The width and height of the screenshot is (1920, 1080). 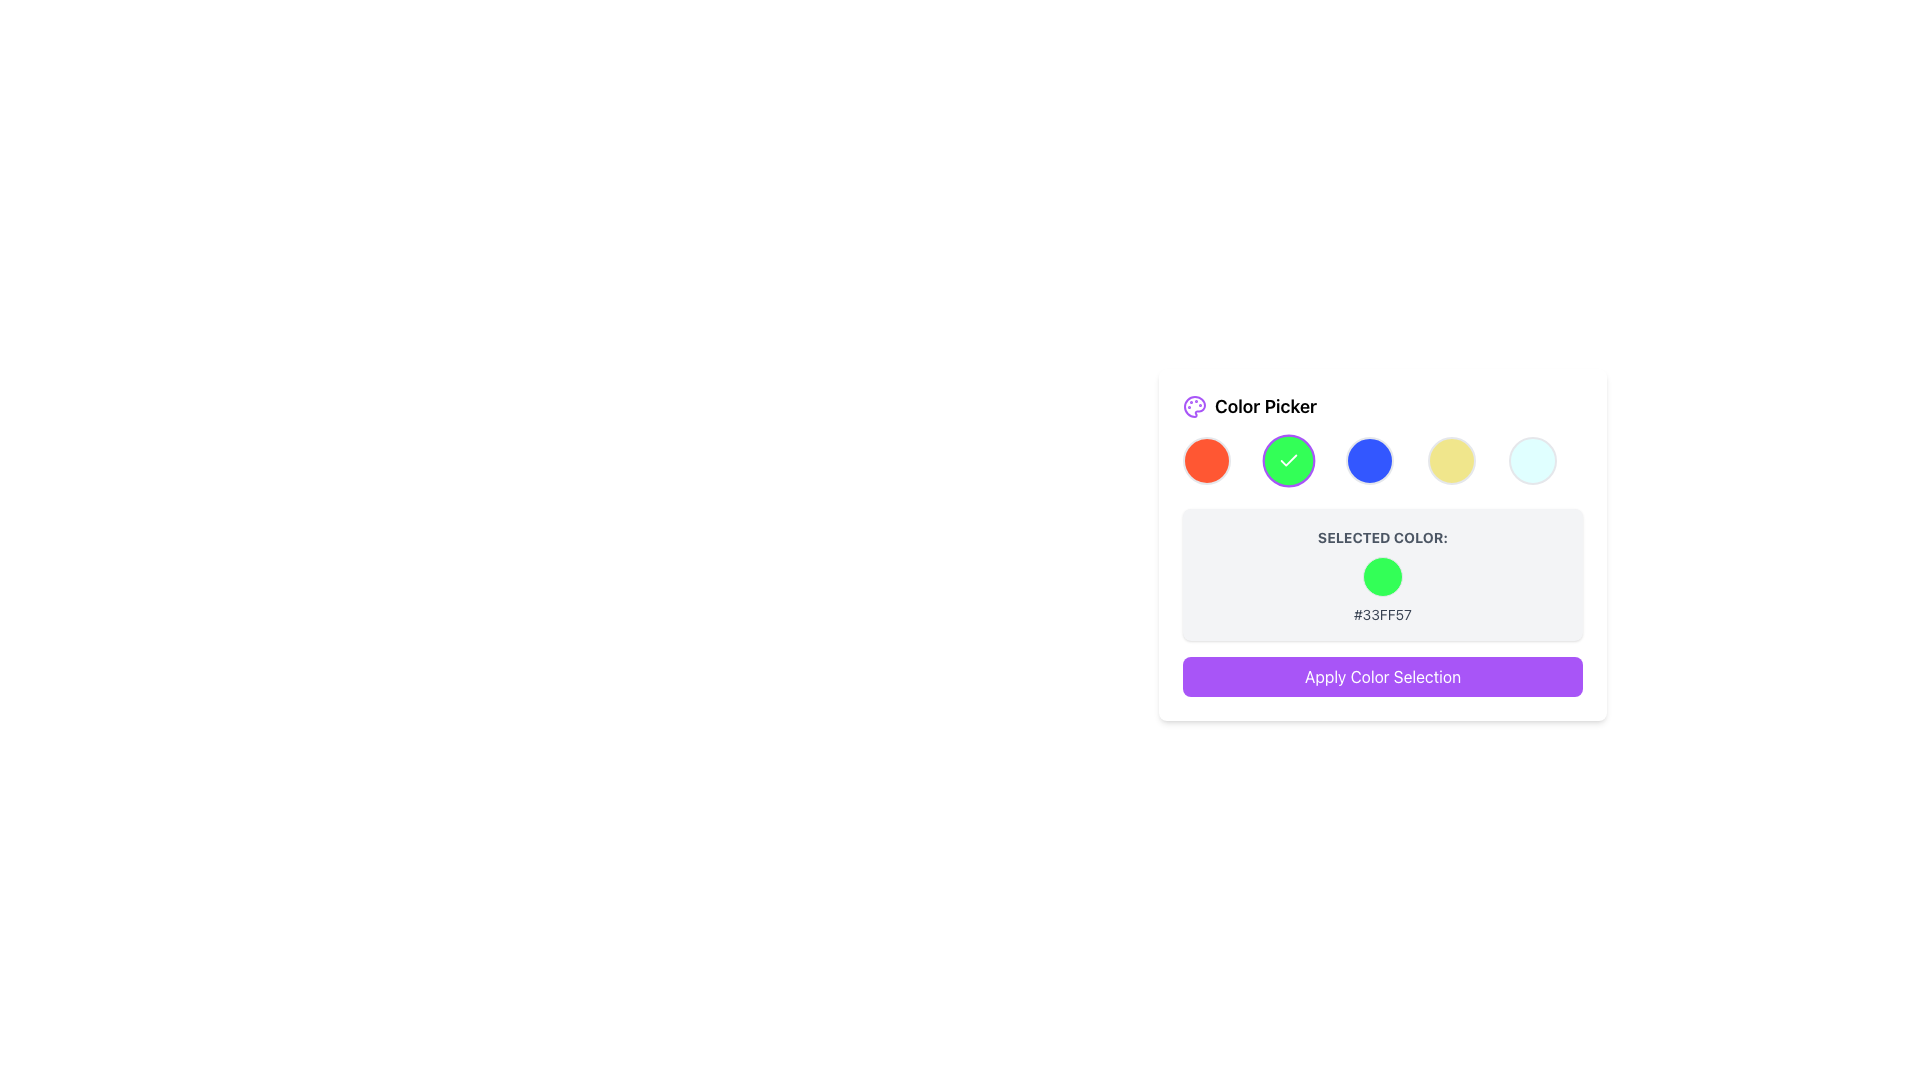 What do you see at coordinates (1532, 461) in the screenshot?
I see `the fifth circular color selection button in the color picker tool` at bounding box center [1532, 461].